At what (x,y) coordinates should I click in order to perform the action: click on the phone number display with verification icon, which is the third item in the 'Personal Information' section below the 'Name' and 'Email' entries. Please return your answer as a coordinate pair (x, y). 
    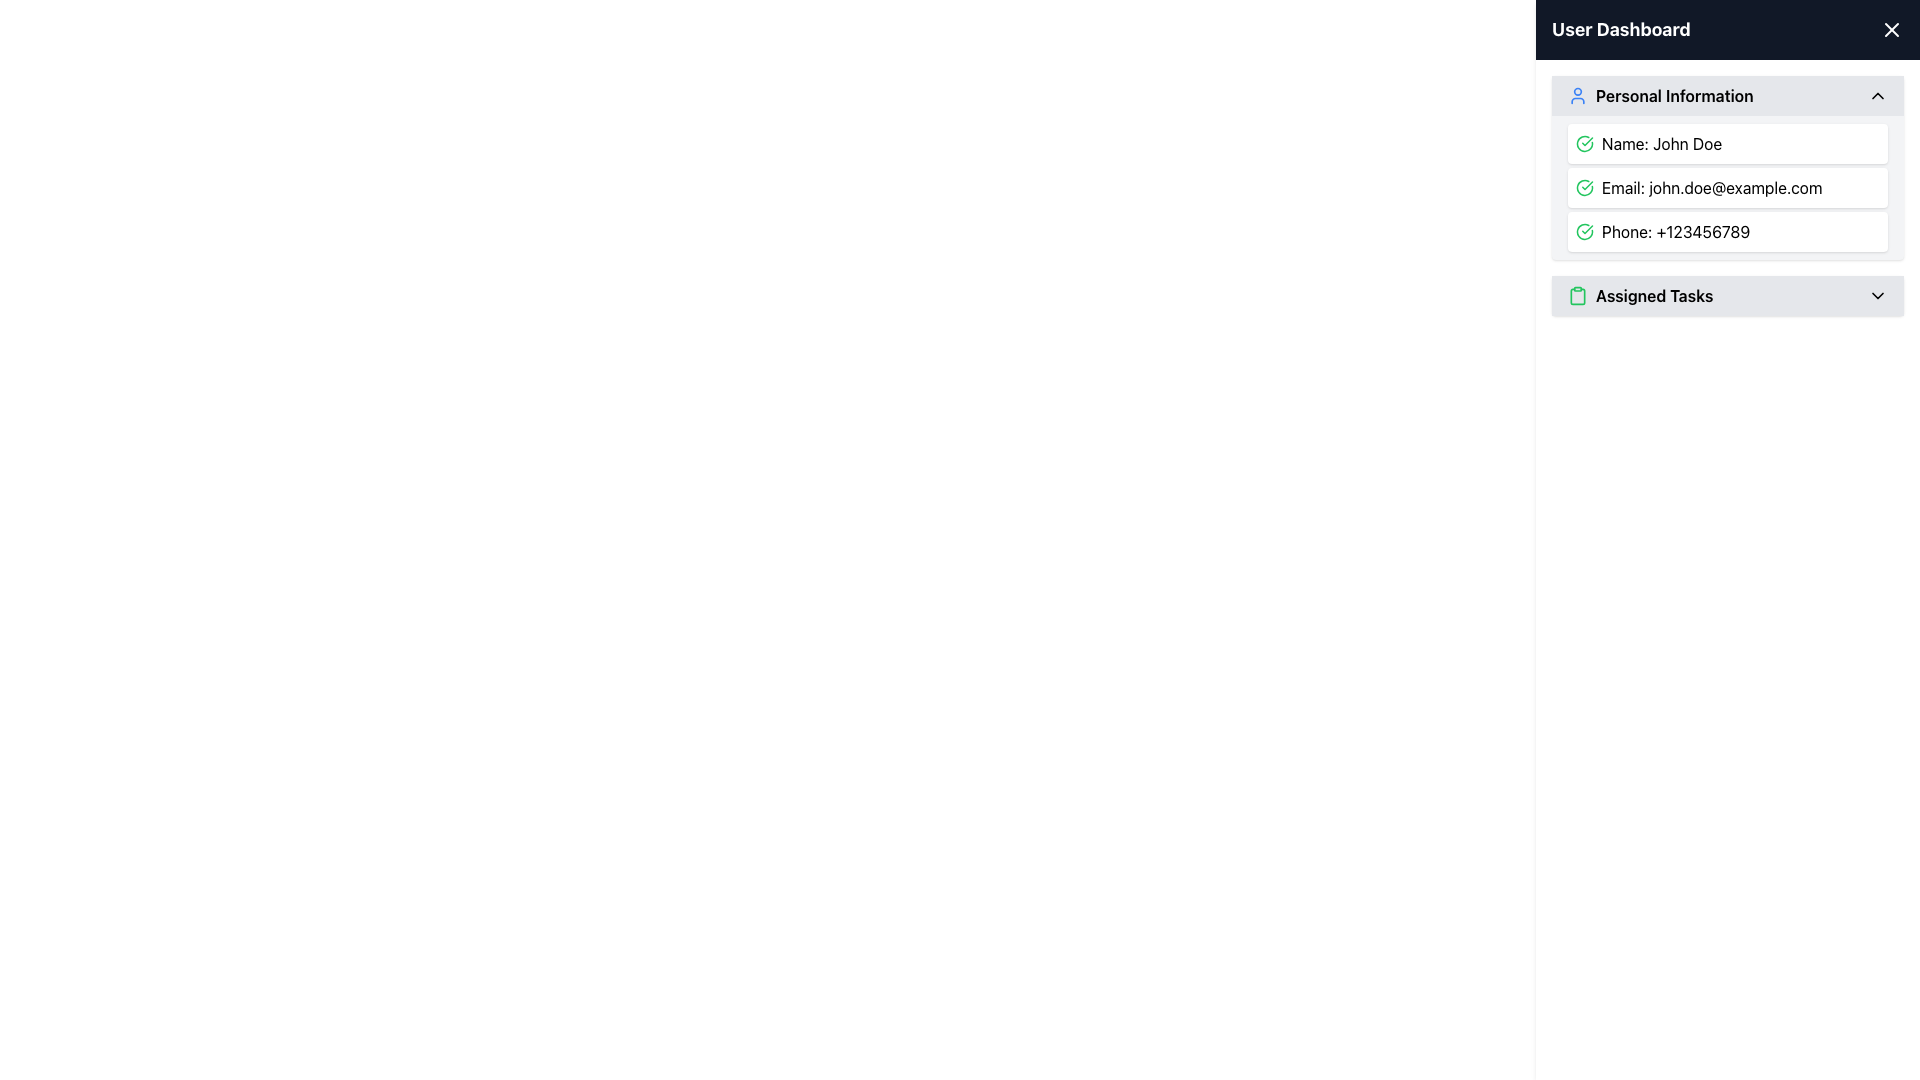
    Looking at the image, I should click on (1727, 230).